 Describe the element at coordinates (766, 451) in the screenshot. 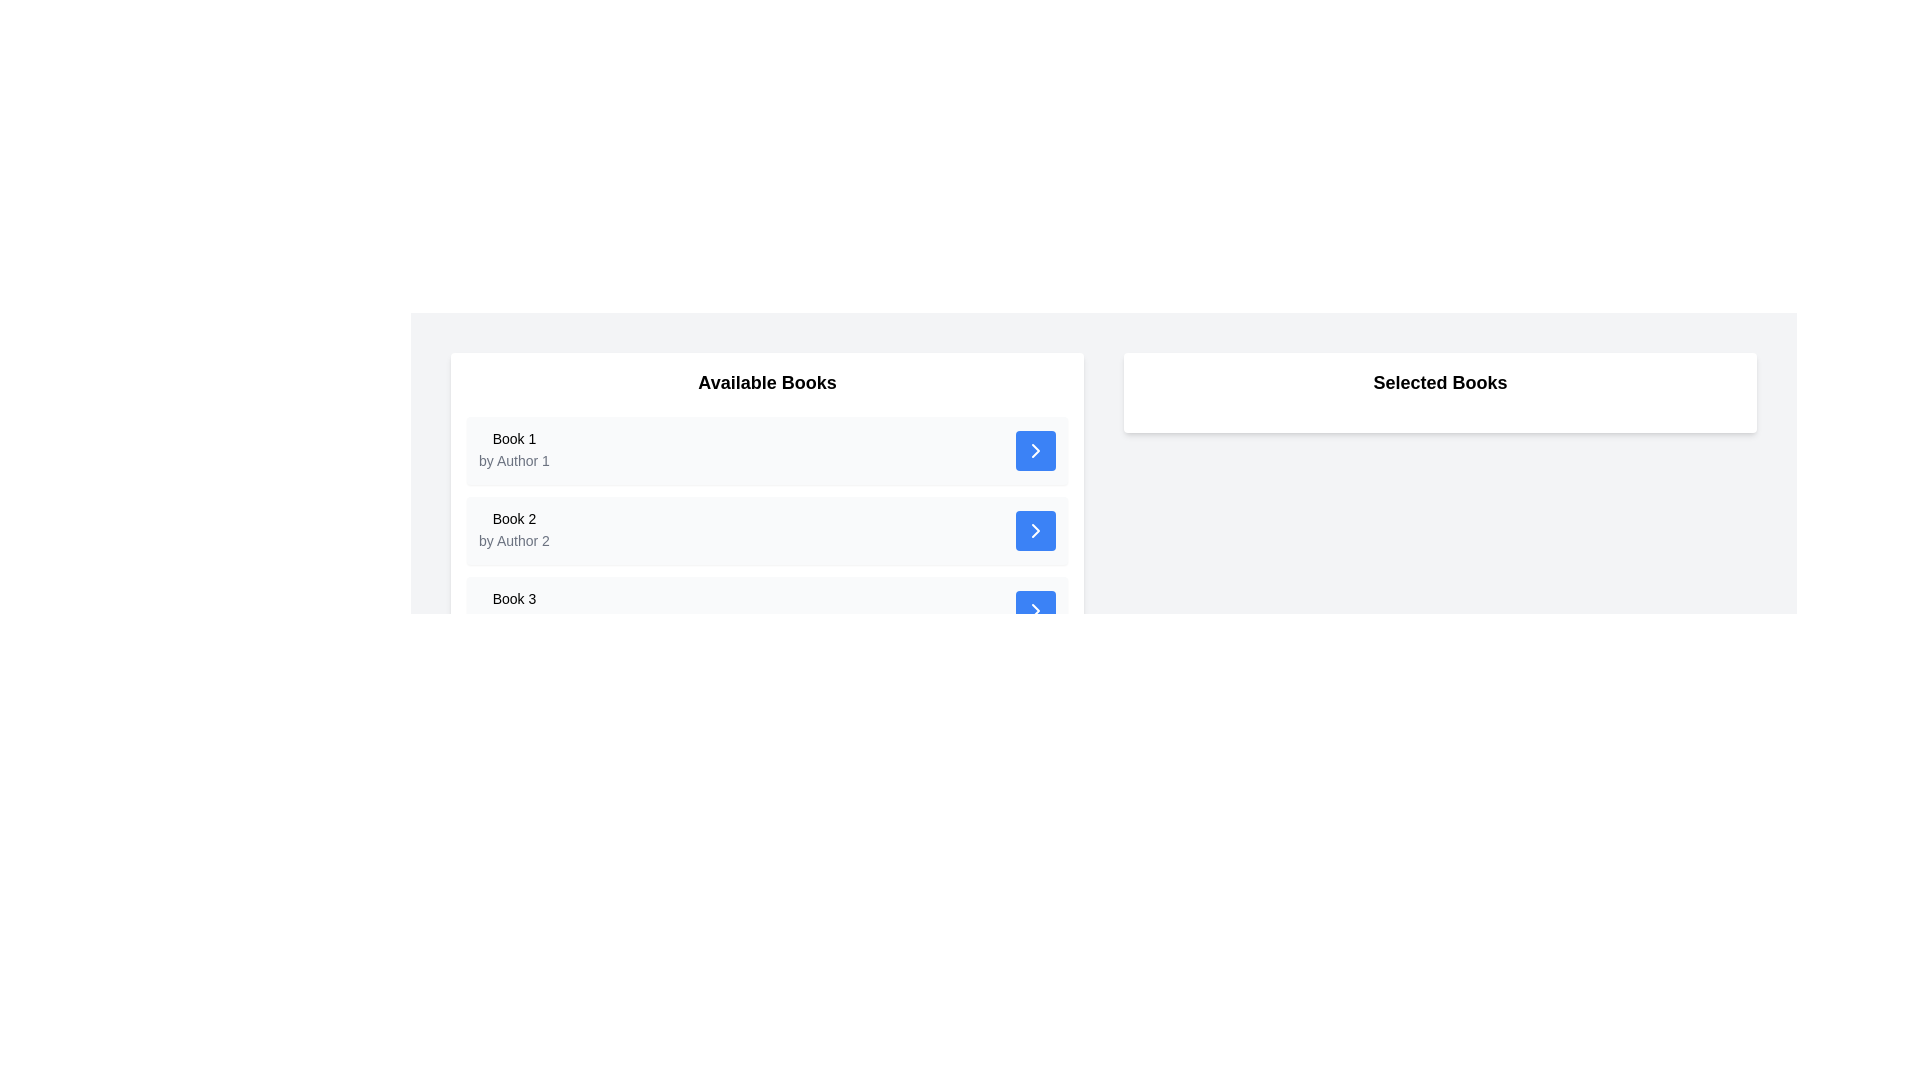

I see `book's title and author information from the first card in the 'Available Books' section, which contains an interactive button on the right side` at that location.